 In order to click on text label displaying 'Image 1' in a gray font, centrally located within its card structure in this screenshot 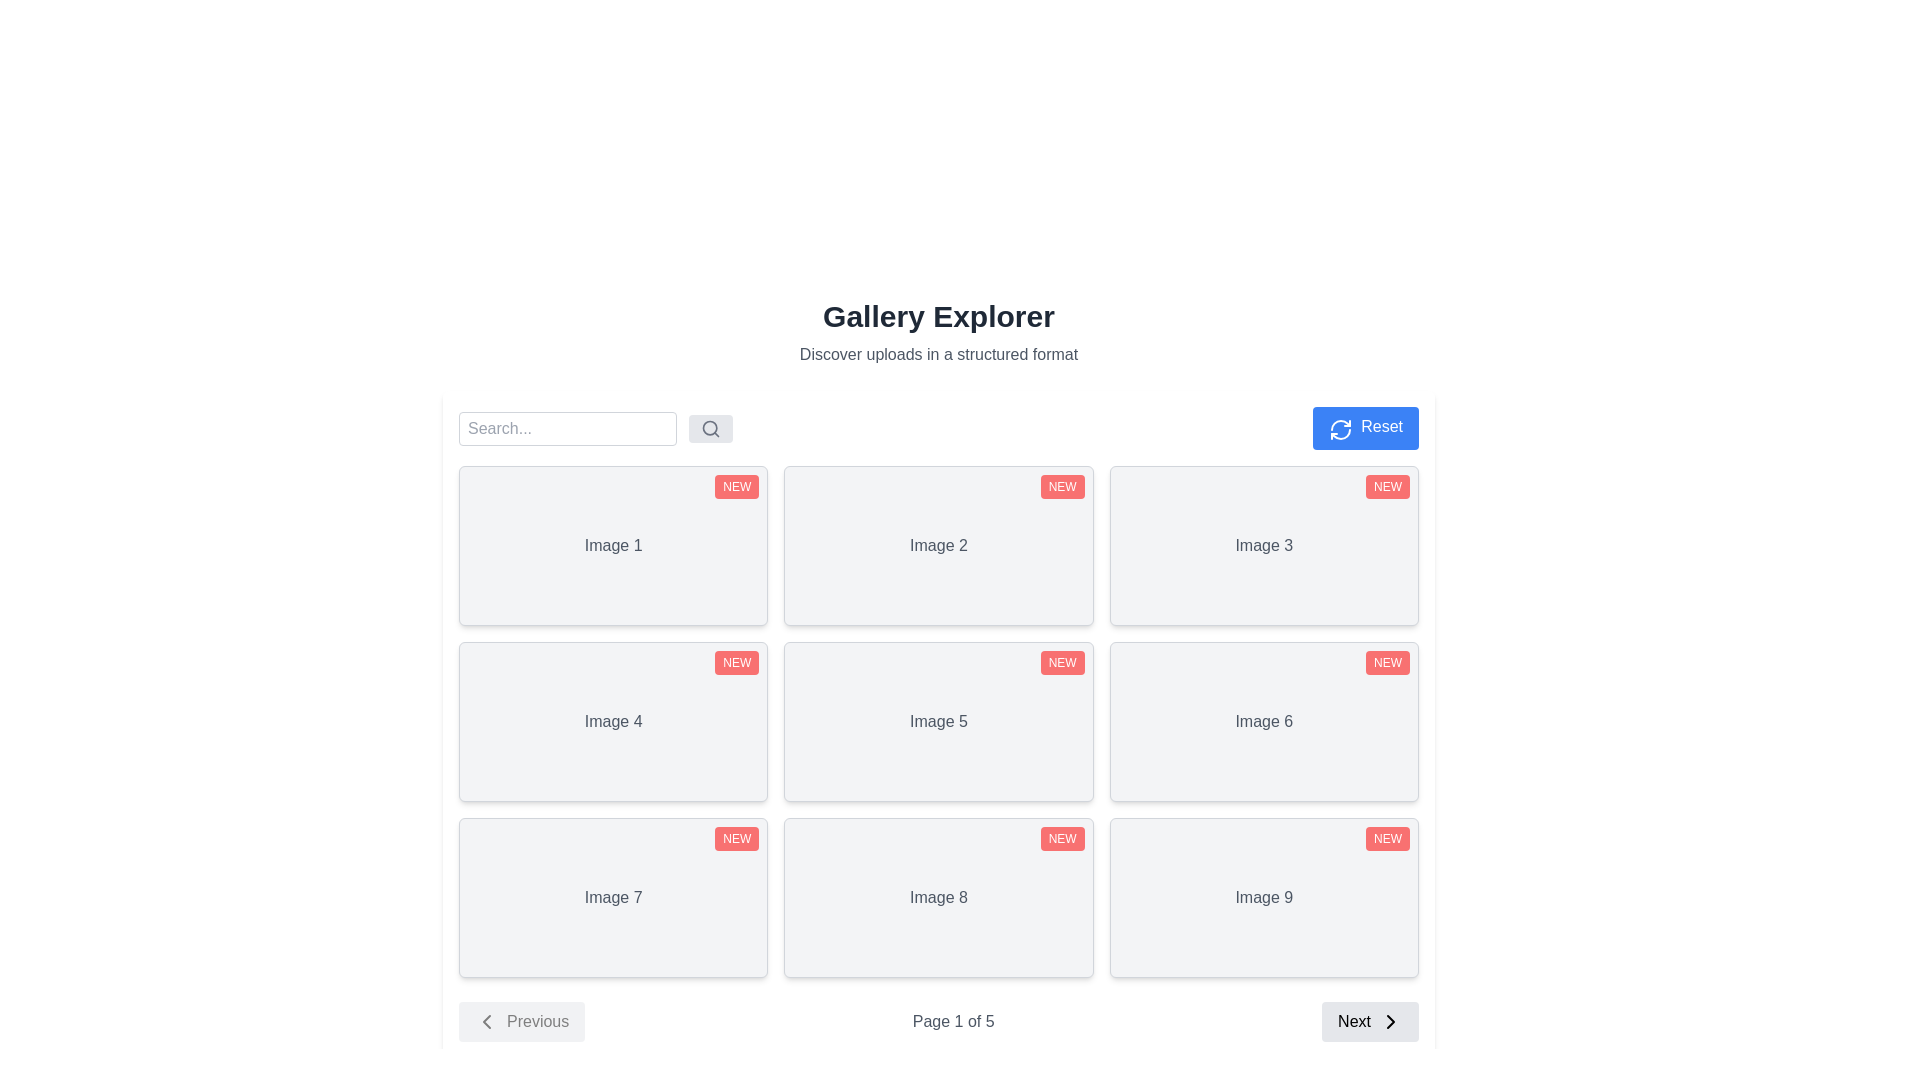, I will do `click(612, 546)`.